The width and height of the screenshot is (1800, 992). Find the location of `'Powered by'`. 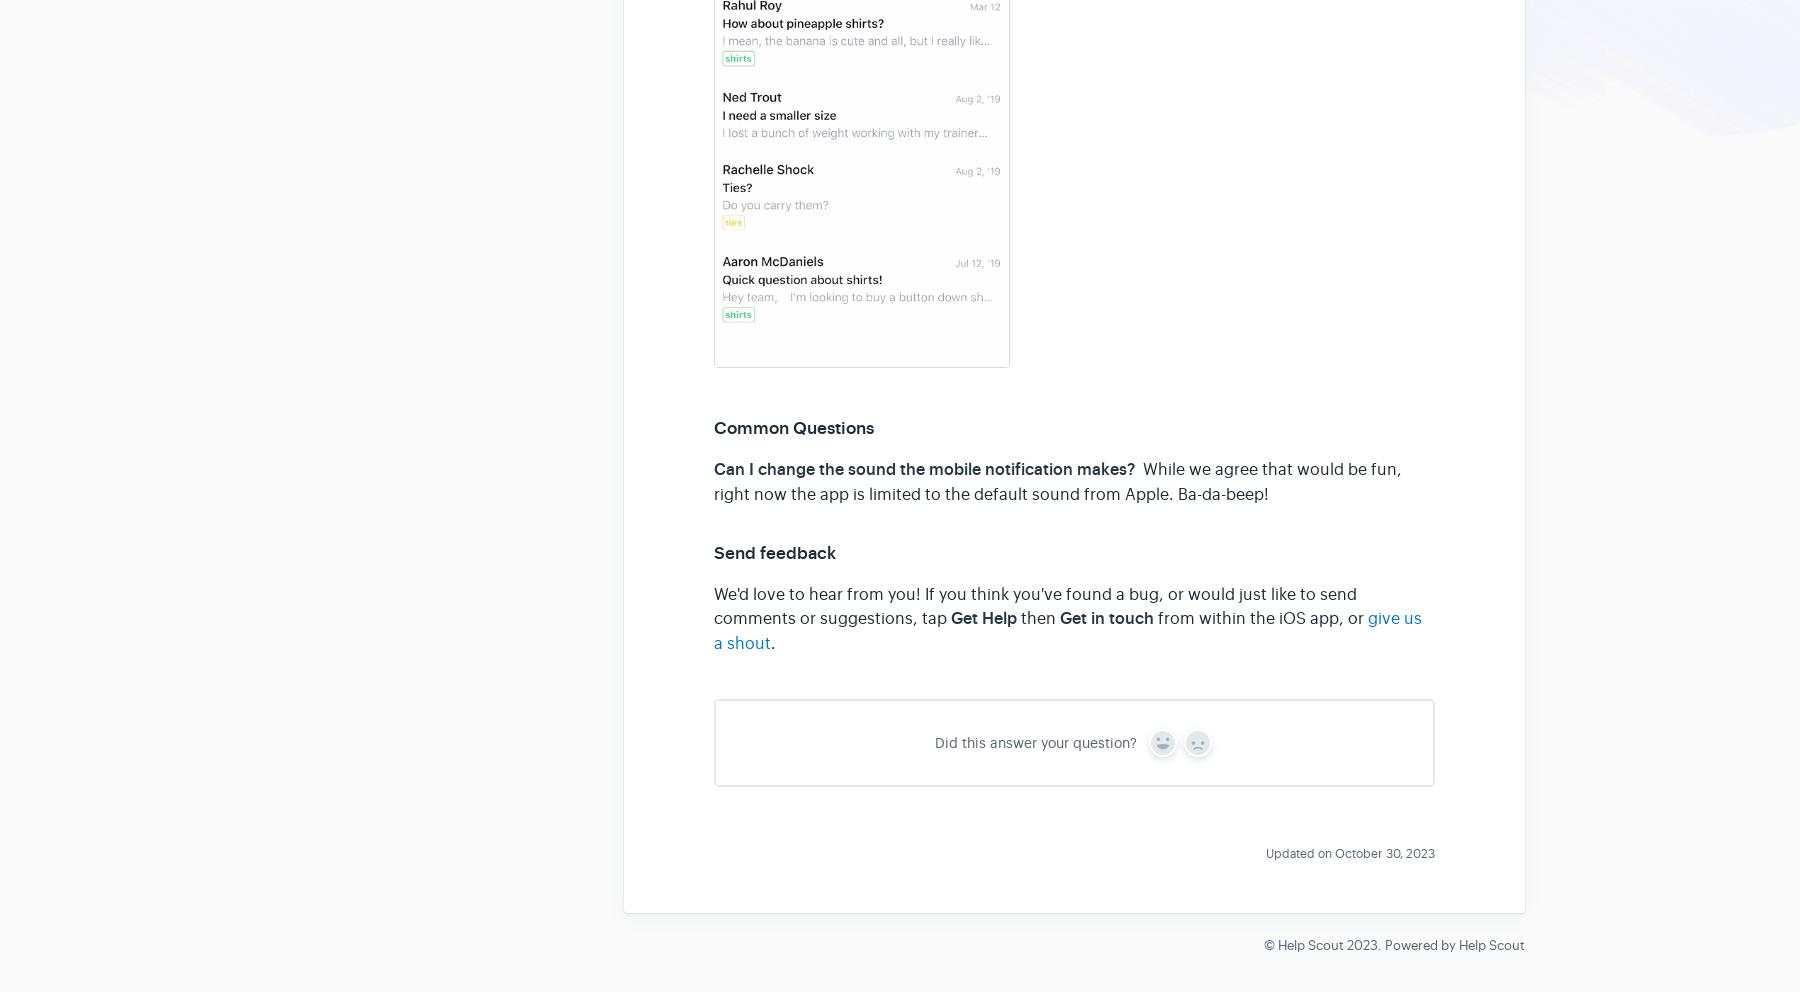

'Powered by' is located at coordinates (1421, 943).